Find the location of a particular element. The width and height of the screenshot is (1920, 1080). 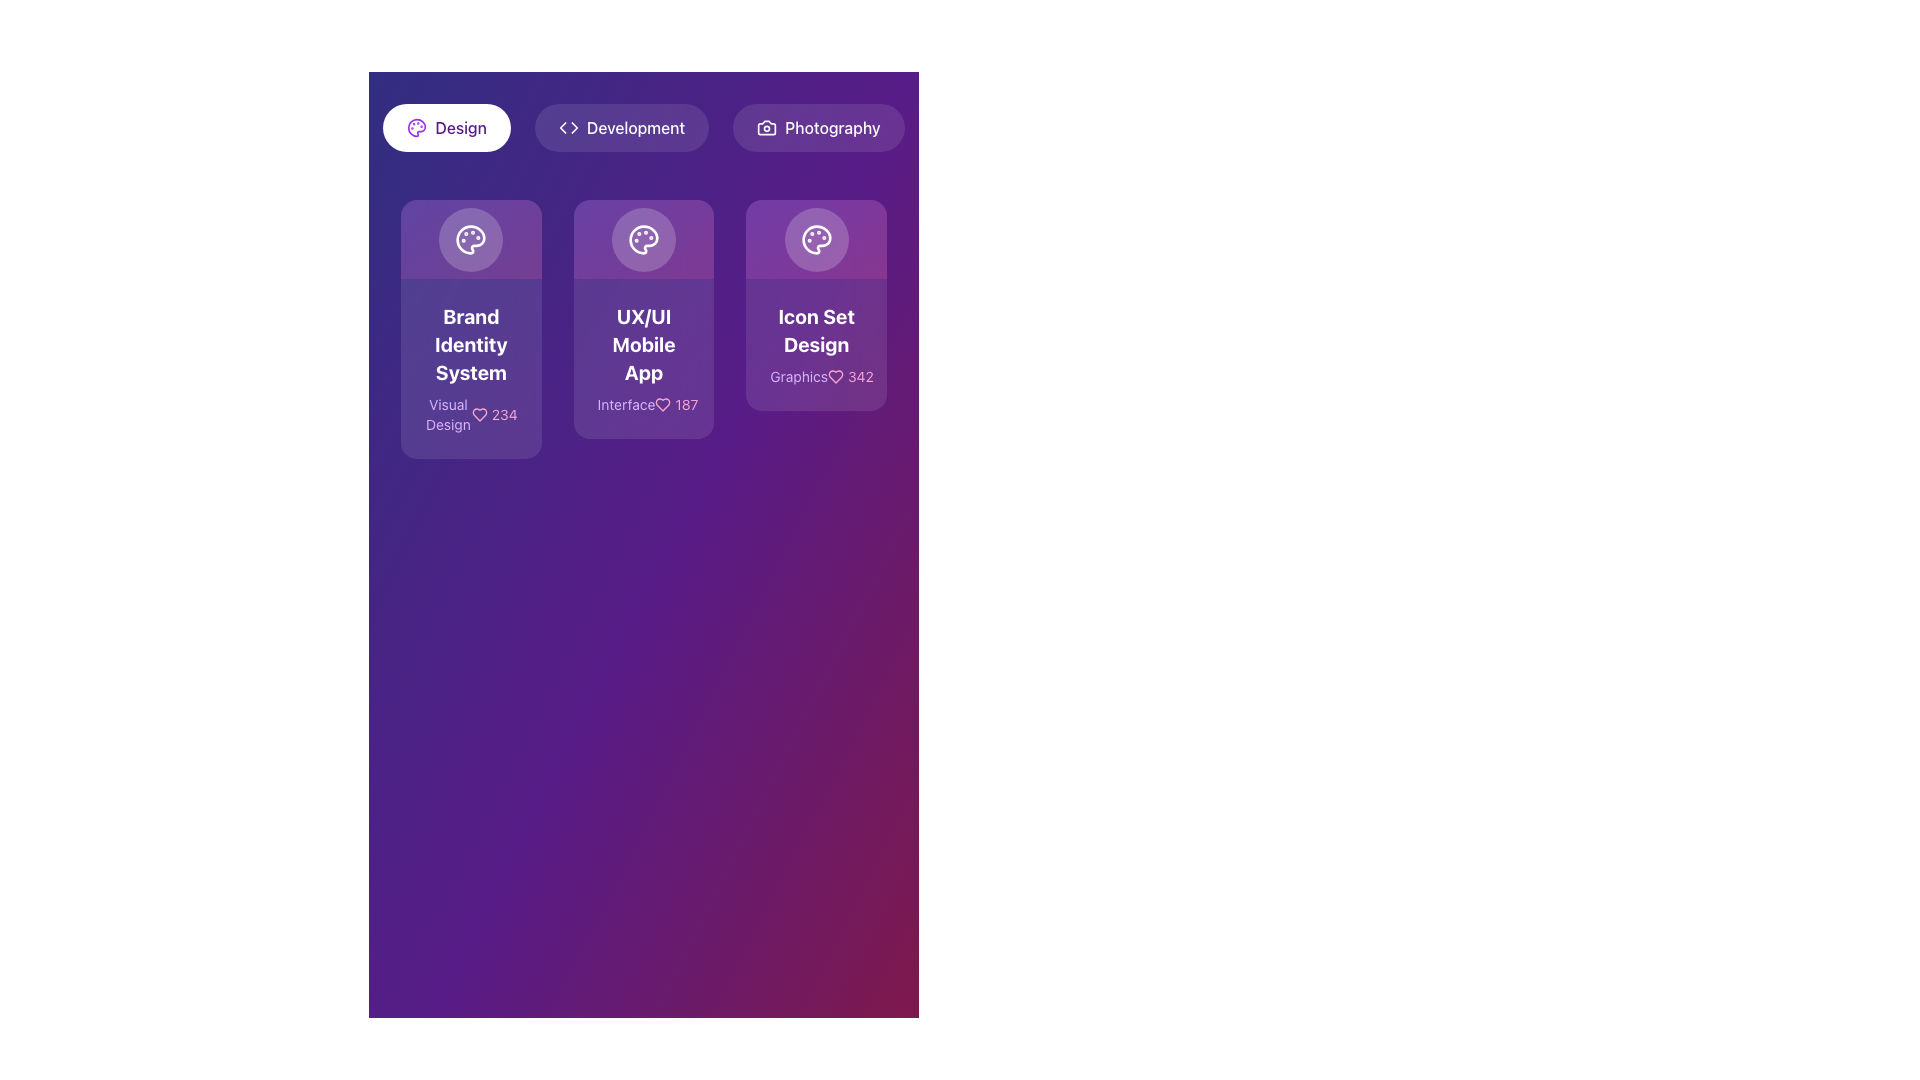

the 'Design' button, which is a pill-shaped button with white background and purple text, located to the left of the 'Development' button is located at coordinates (446, 127).